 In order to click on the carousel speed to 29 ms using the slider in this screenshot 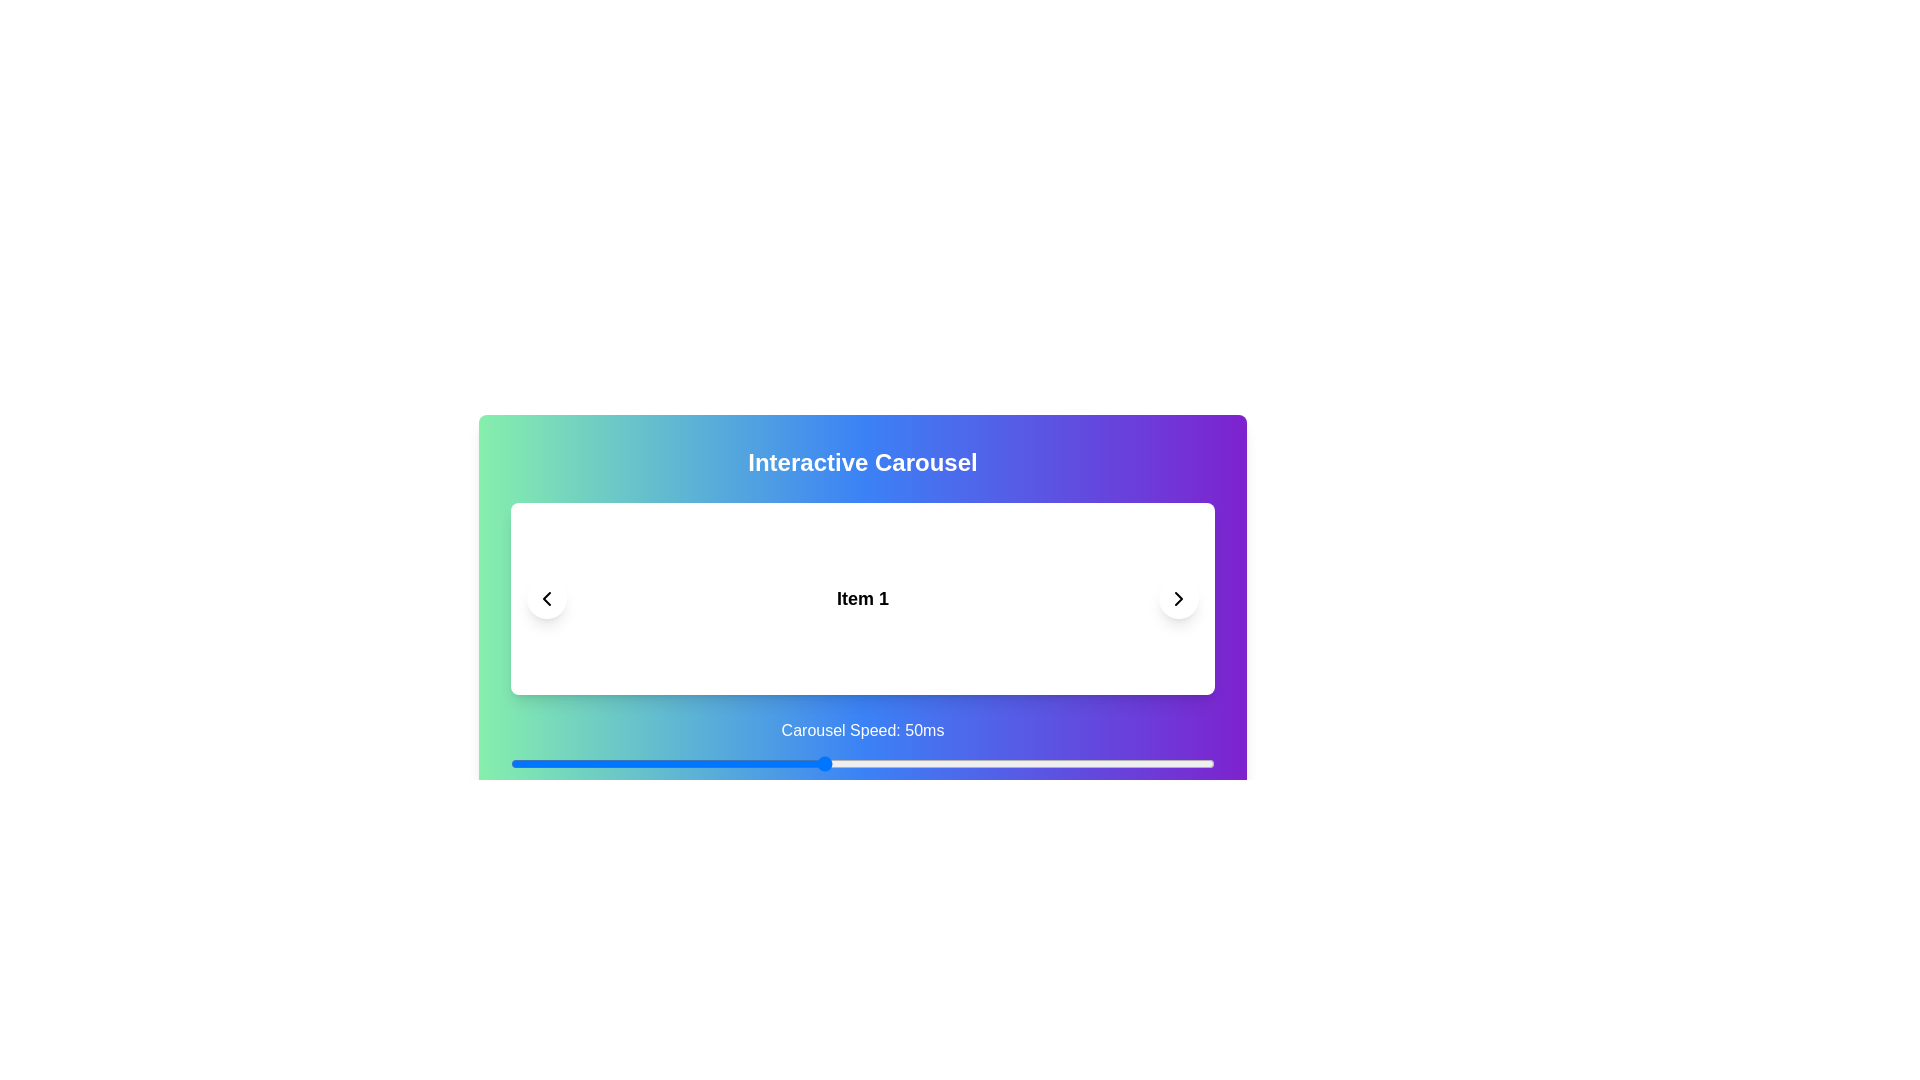, I will do `click(659, 763)`.